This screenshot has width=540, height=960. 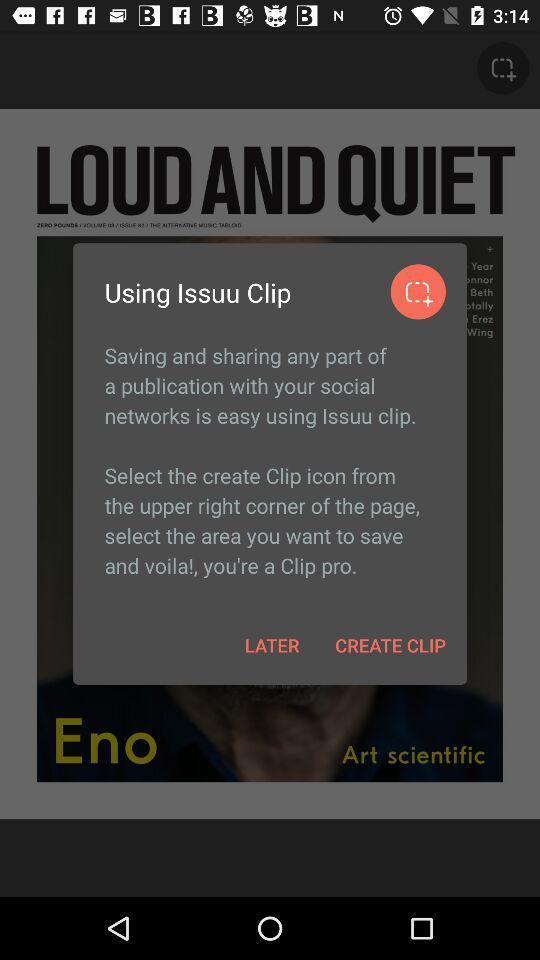 I want to click on item below saving and sharing, so click(x=271, y=644).